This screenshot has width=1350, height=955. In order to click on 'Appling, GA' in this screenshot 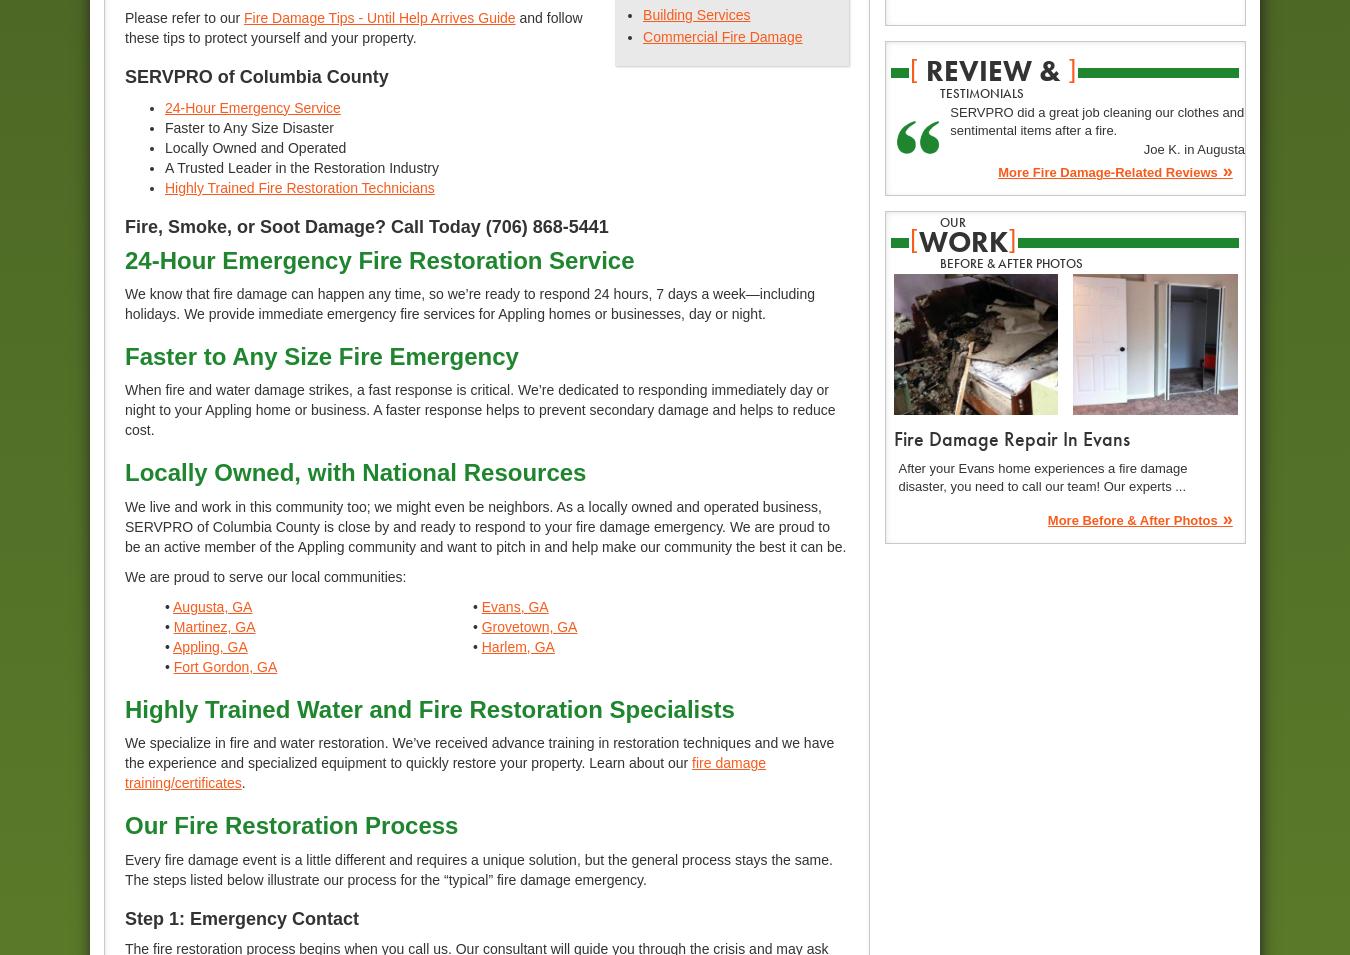, I will do `click(210, 644)`.